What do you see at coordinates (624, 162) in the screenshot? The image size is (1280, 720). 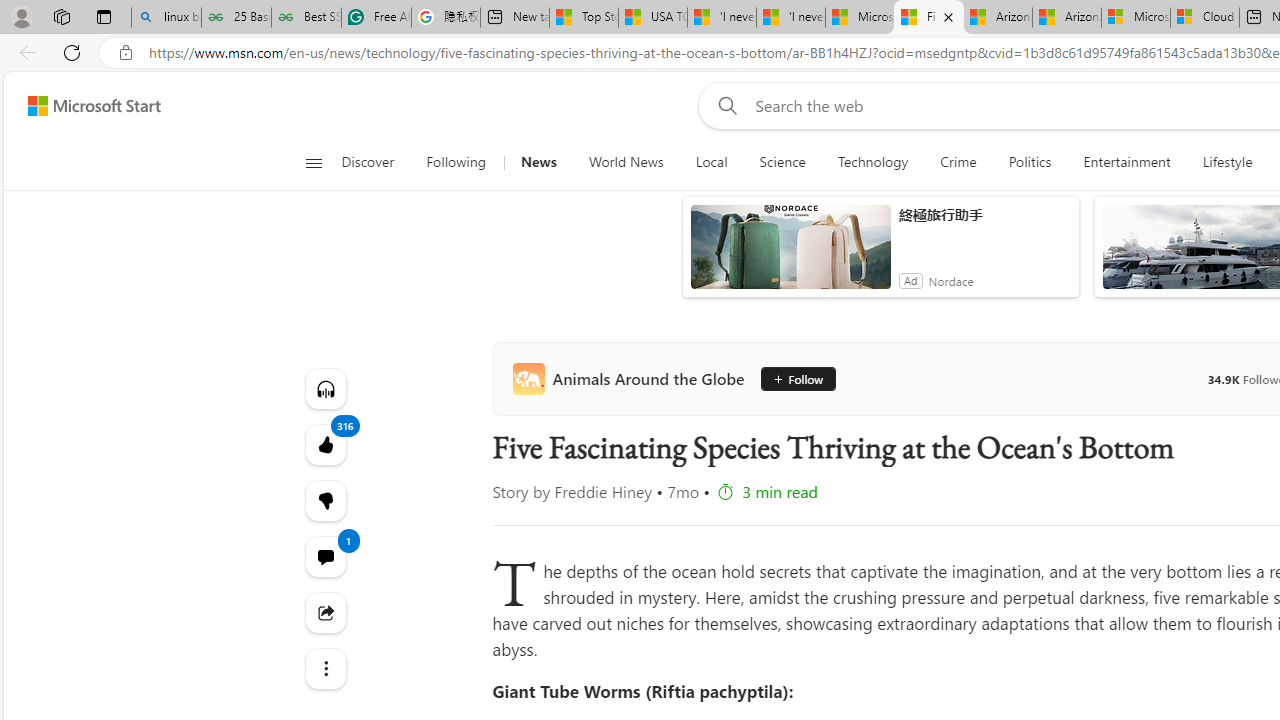 I see `'World News'` at bounding box center [624, 162].